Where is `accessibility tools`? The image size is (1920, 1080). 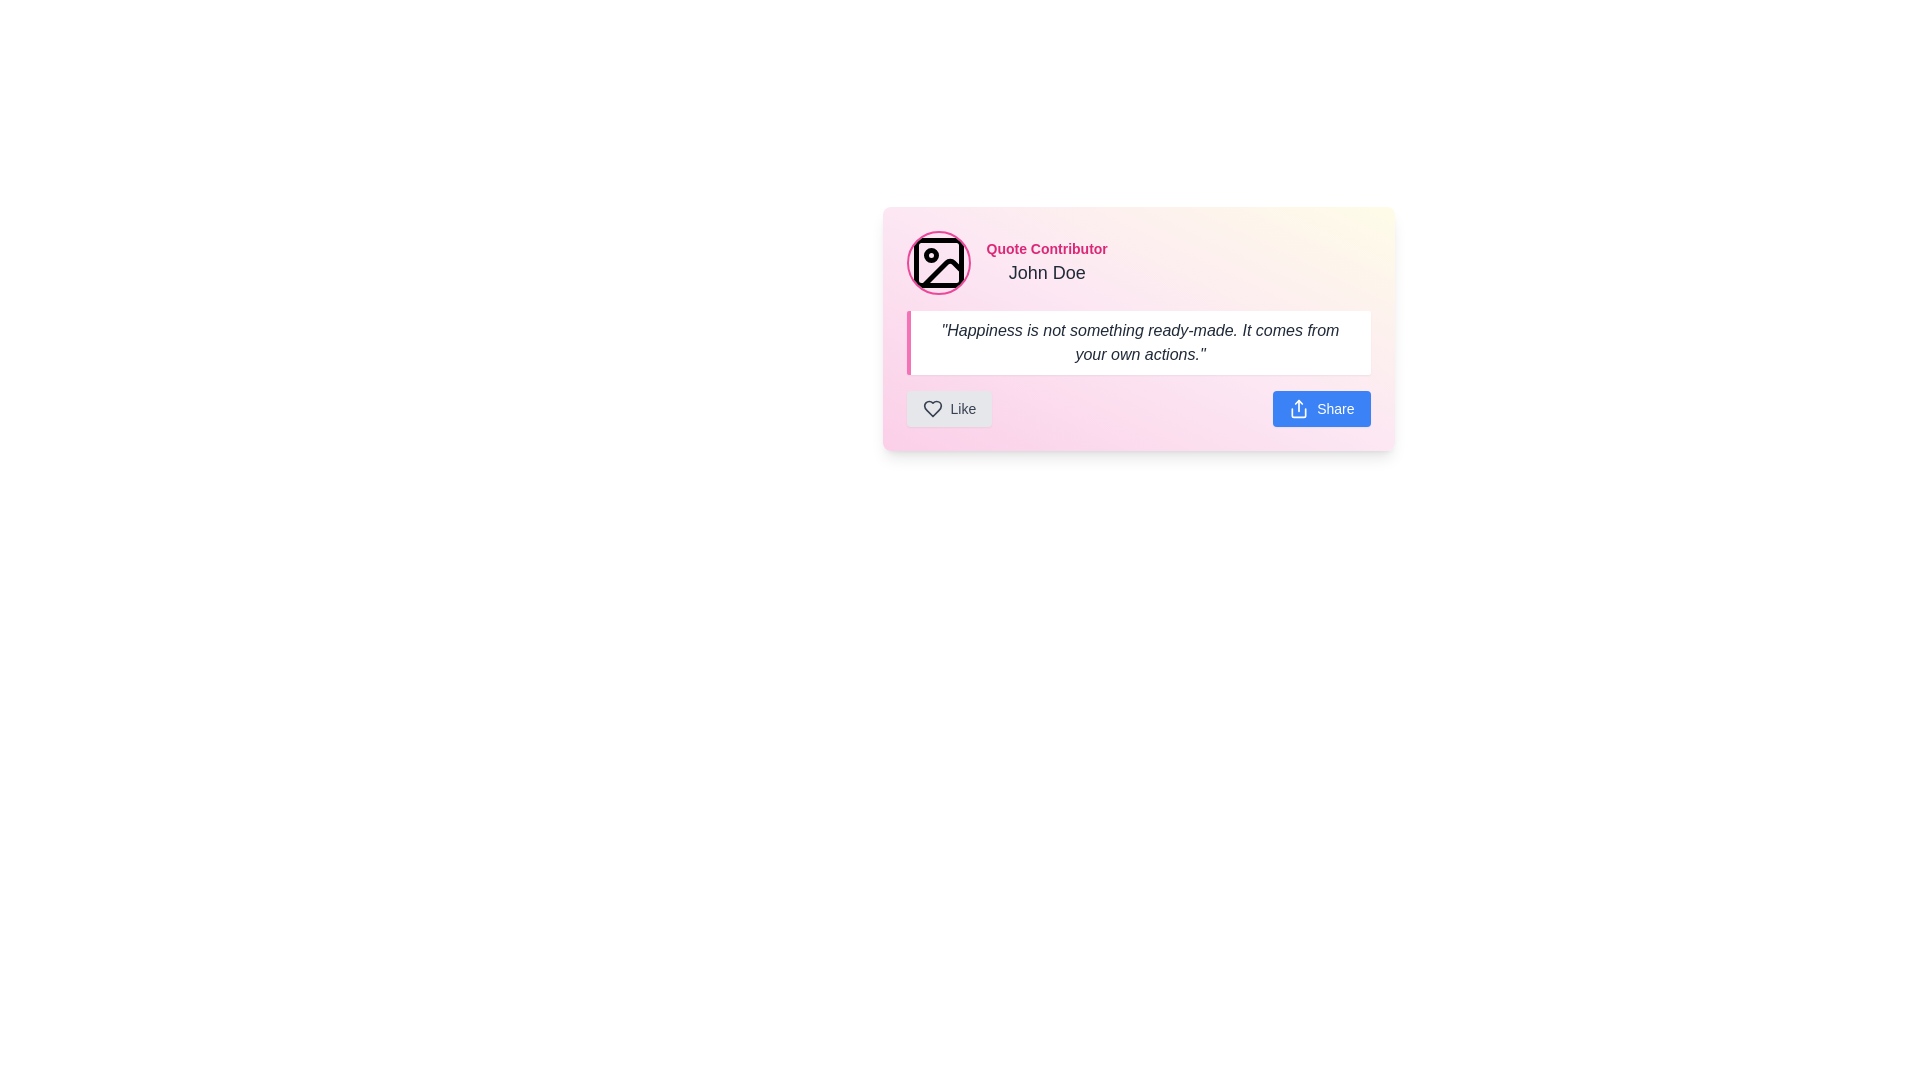 accessibility tools is located at coordinates (1046, 261).